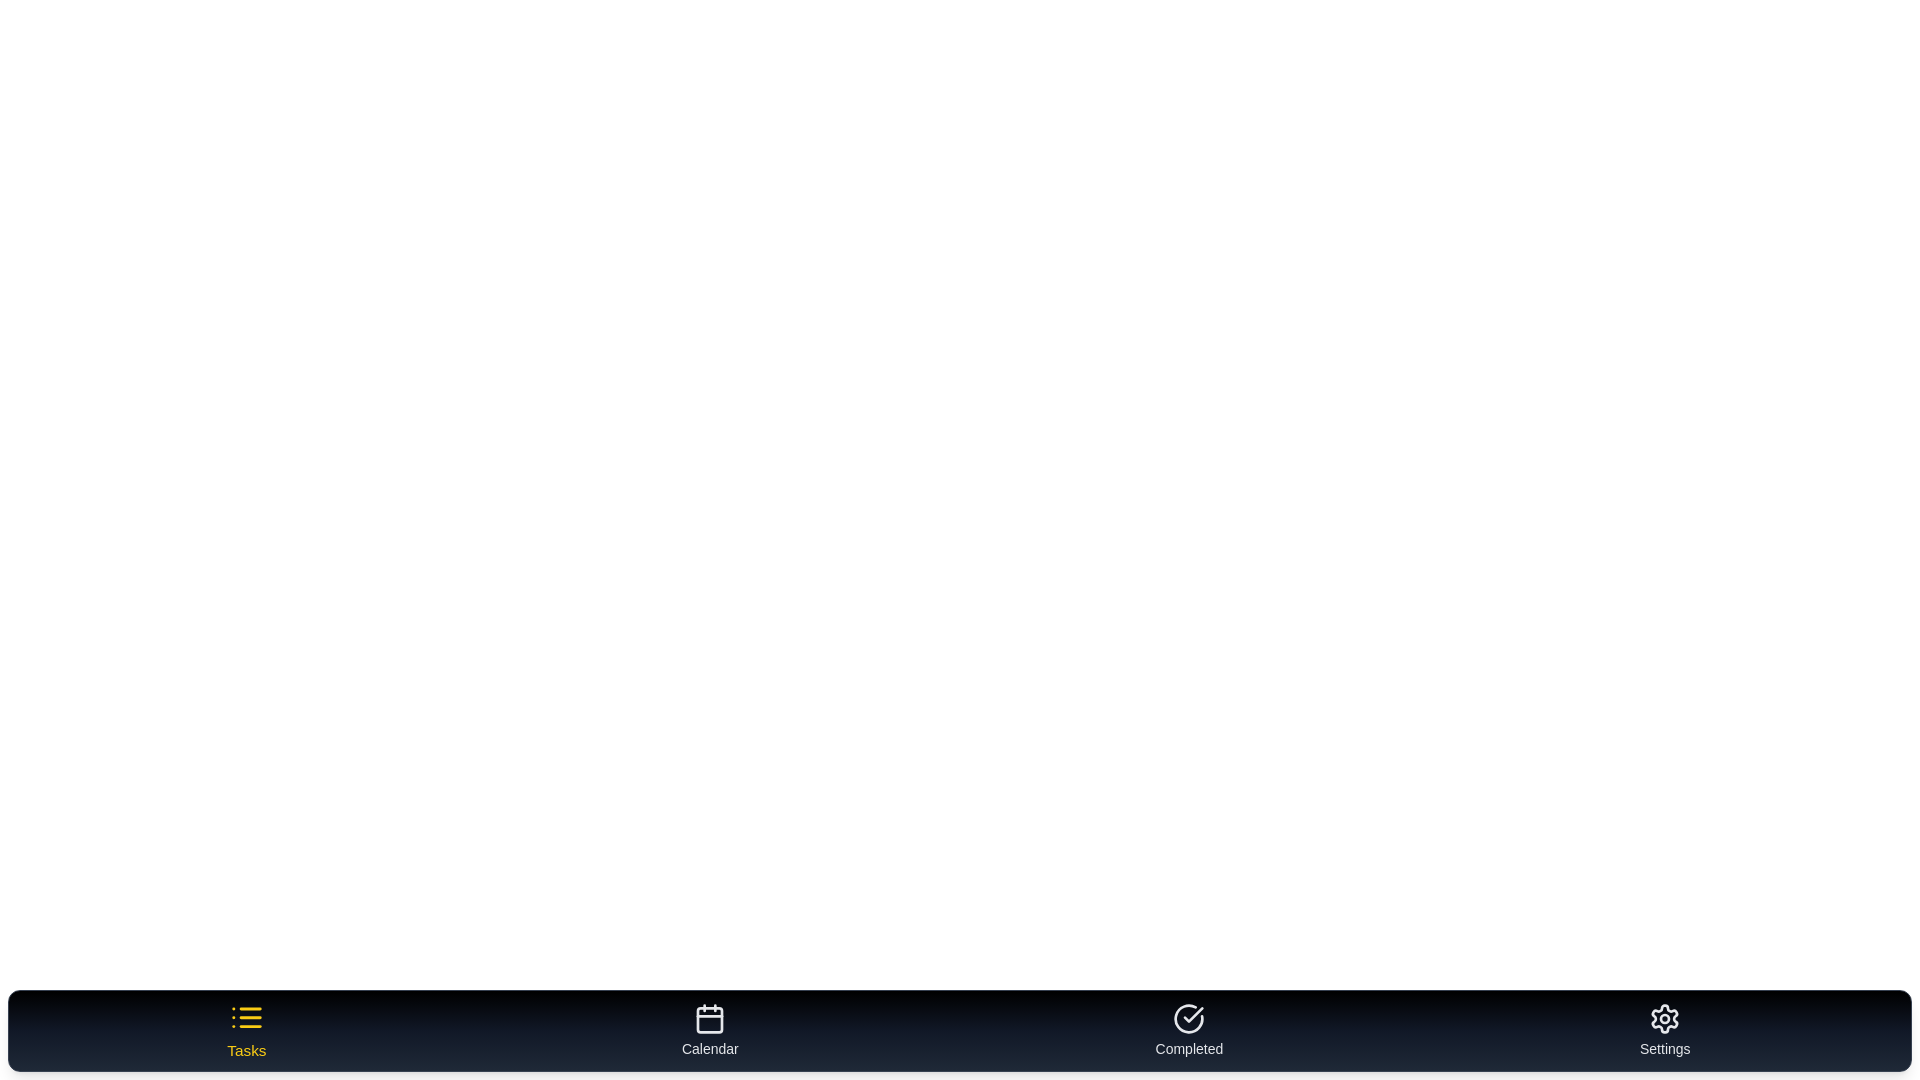  What do you see at coordinates (1189, 1030) in the screenshot?
I see `the tab labeled 'Completed' to preview its behavior` at bounding box center [1189, 1030].